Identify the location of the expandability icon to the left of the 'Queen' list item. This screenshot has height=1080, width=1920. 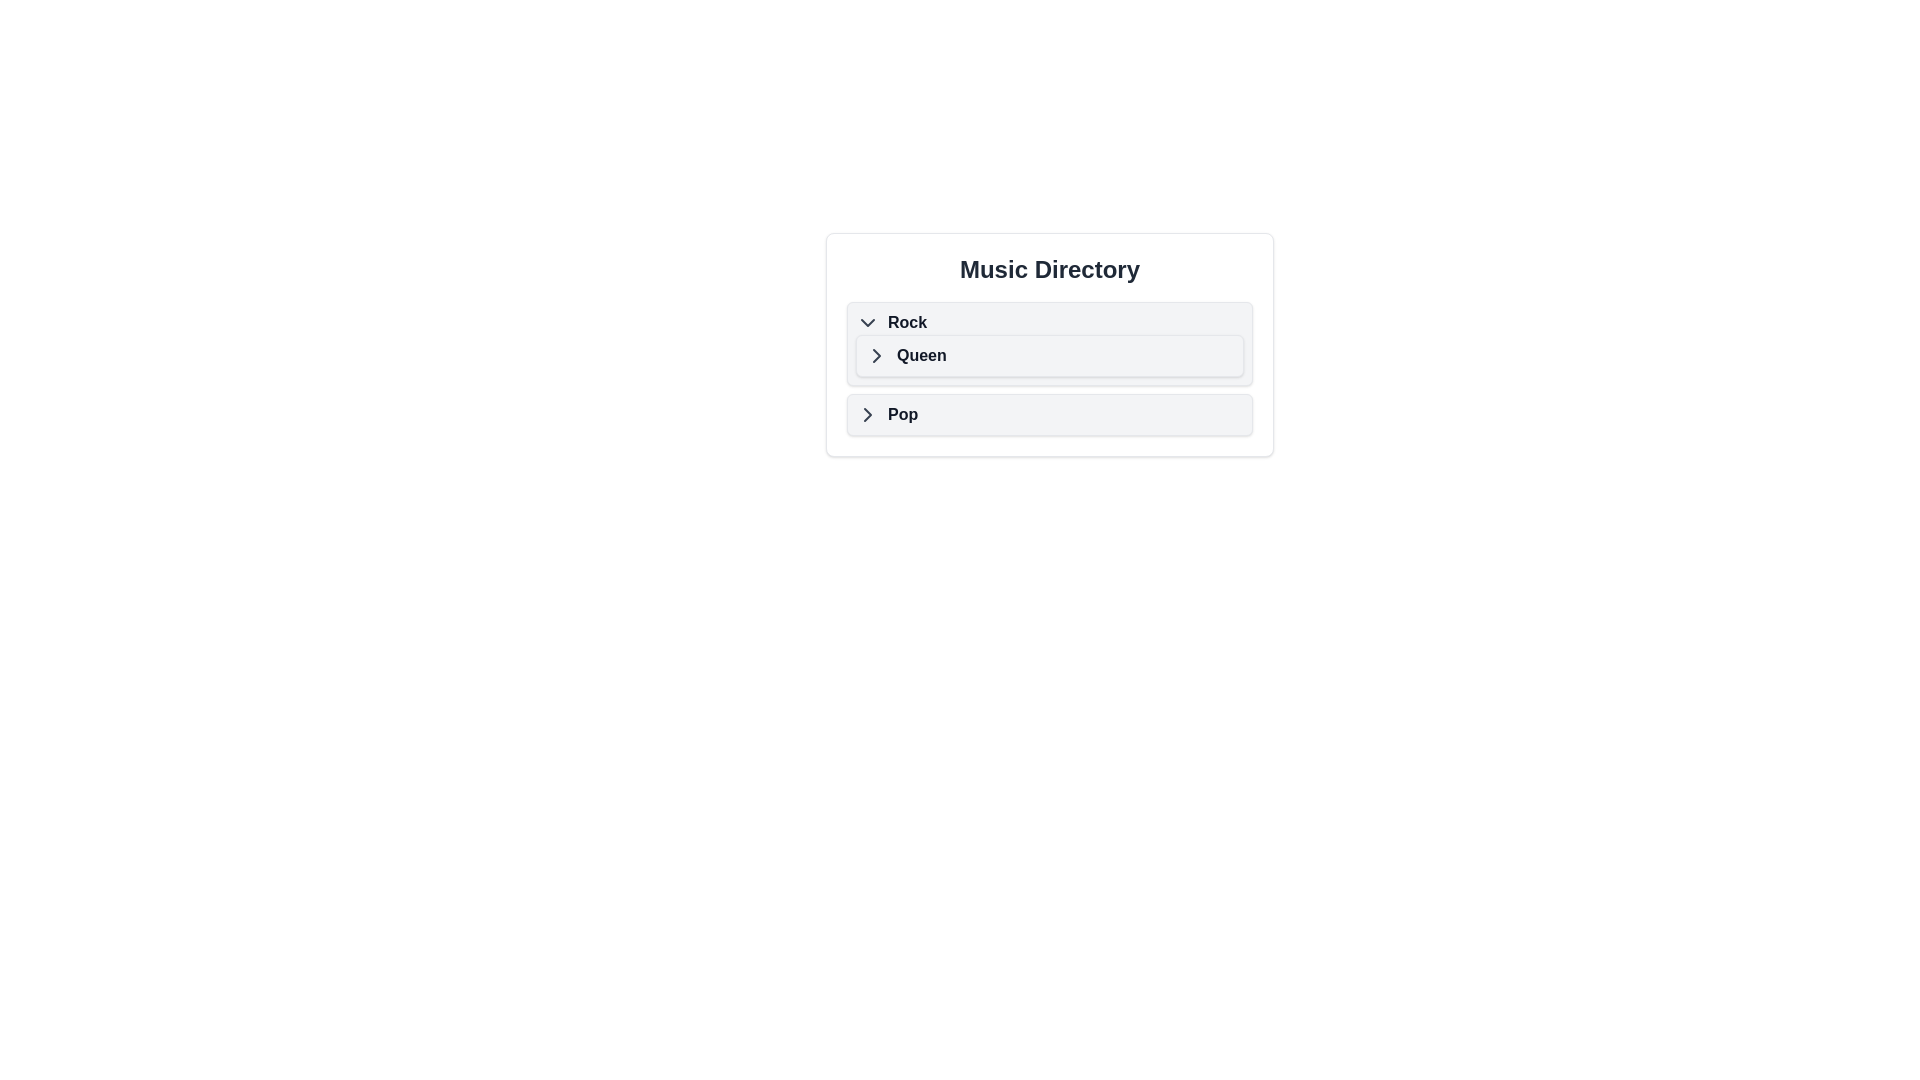
(877, 354).